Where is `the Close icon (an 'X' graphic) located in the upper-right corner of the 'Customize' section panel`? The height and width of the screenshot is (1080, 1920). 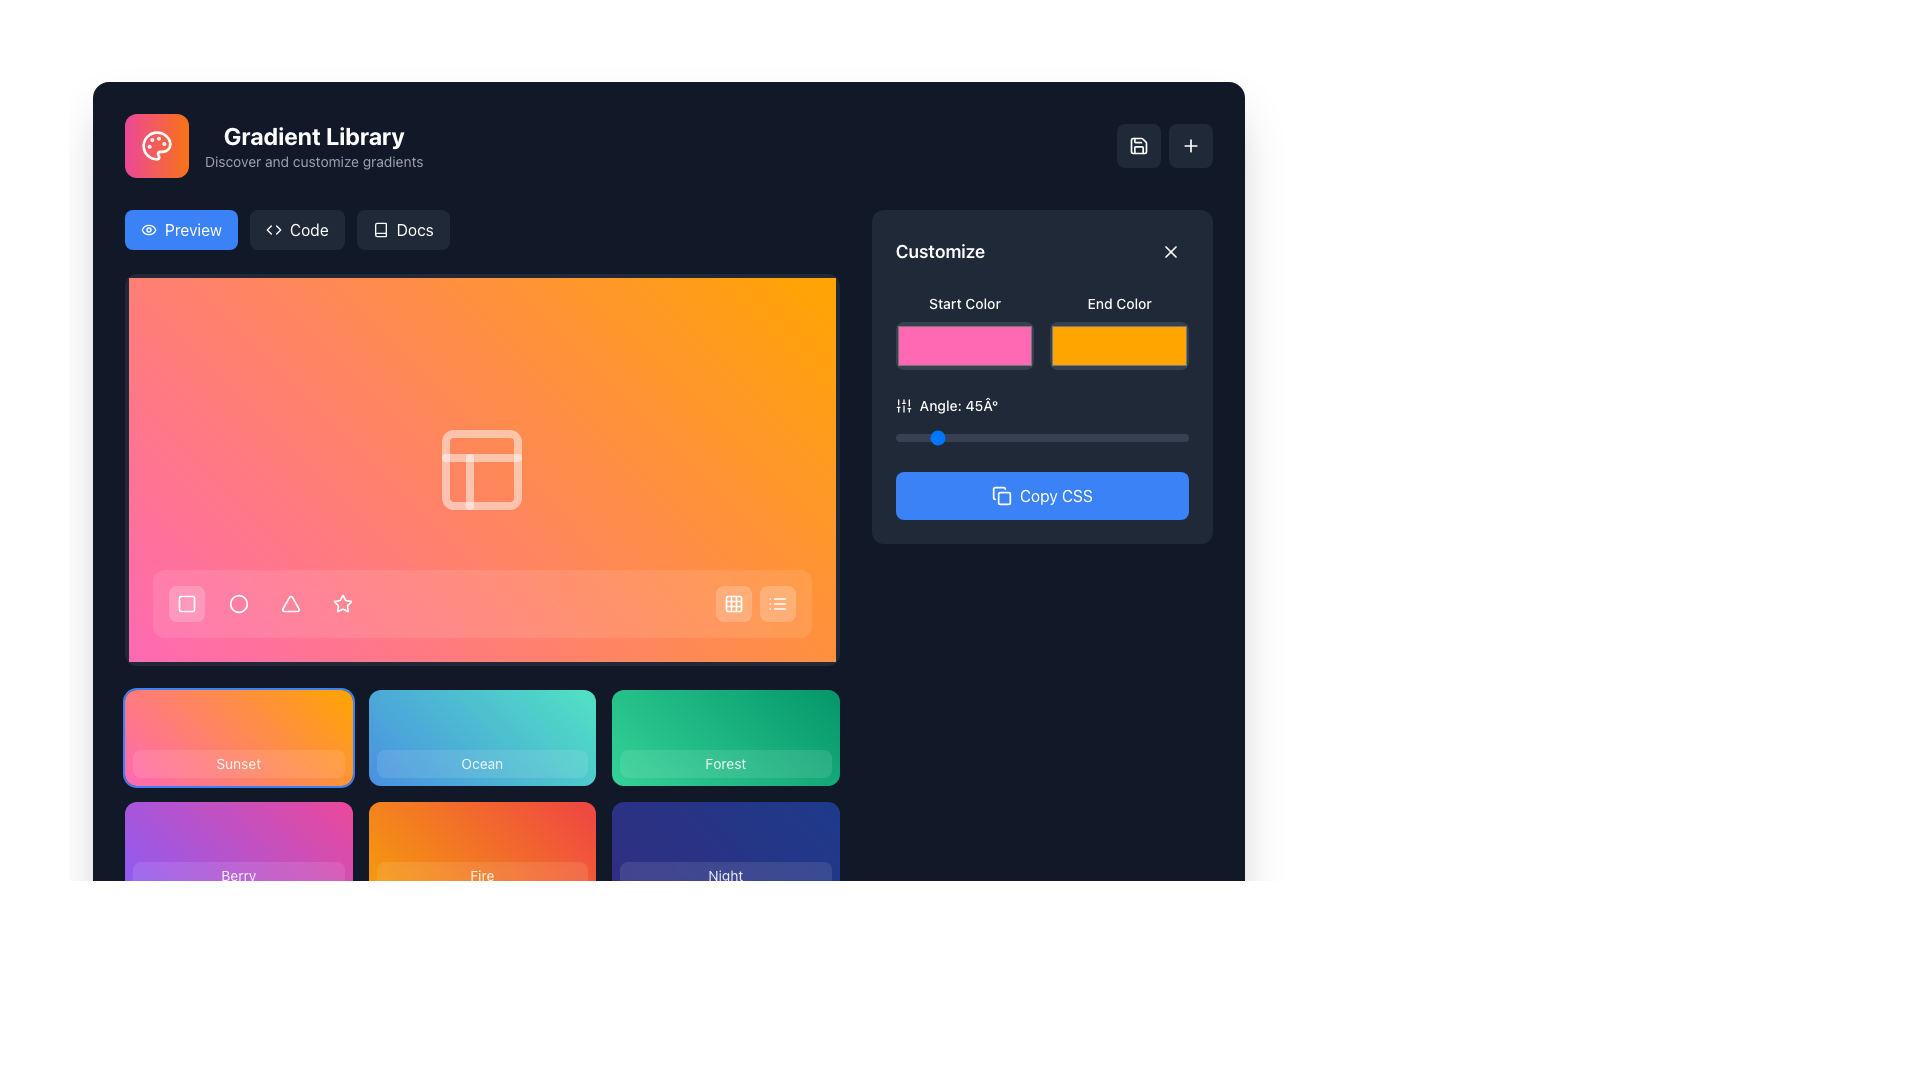
the Close icon (an 'X' graphic) located in the upper-right corner of the 'Customize' section panel is located at coordinates (1171, 250).